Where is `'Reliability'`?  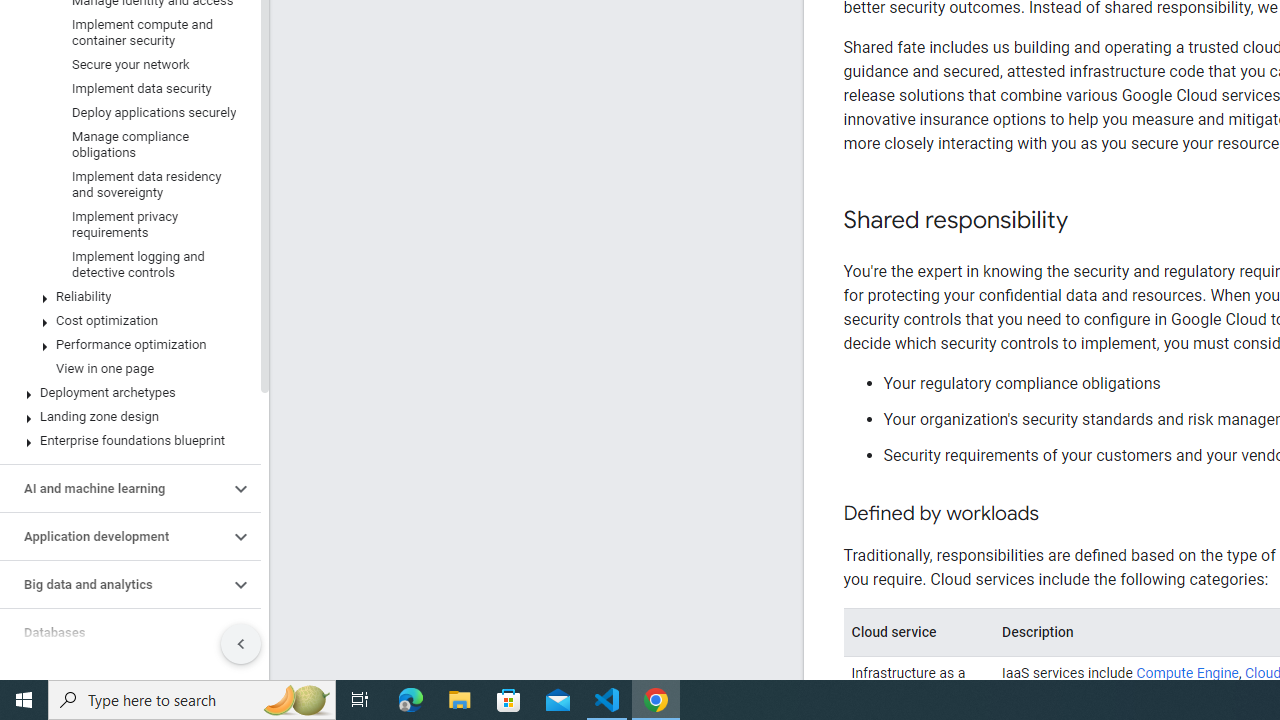
'Reliability' is located at coordinates (125, 297).